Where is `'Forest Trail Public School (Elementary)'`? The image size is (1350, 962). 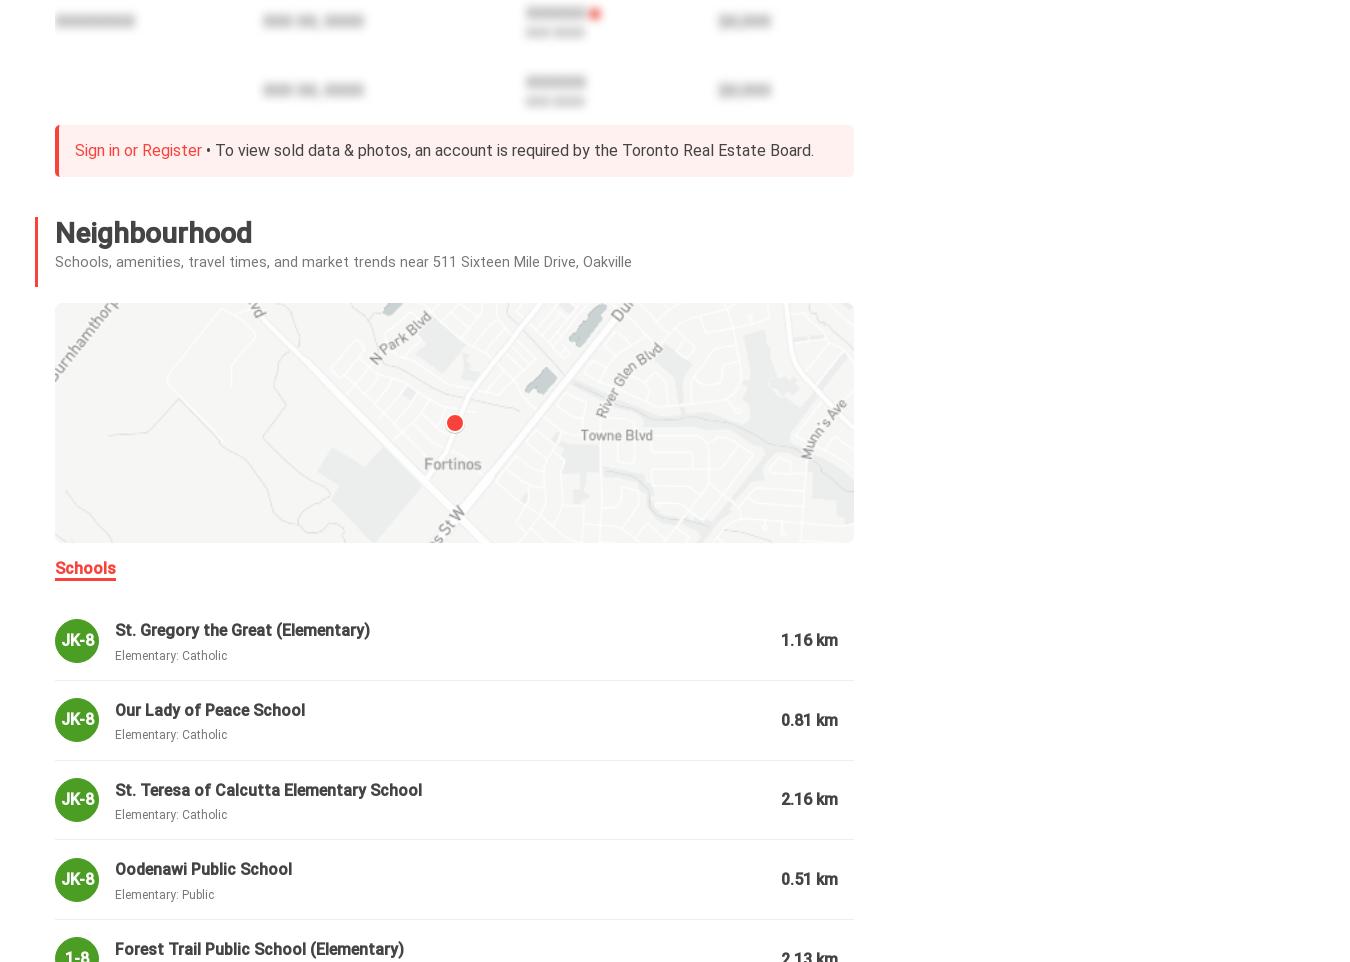 'Forest Trail Public School (Elementary)' is located at coordinates (258, 949).